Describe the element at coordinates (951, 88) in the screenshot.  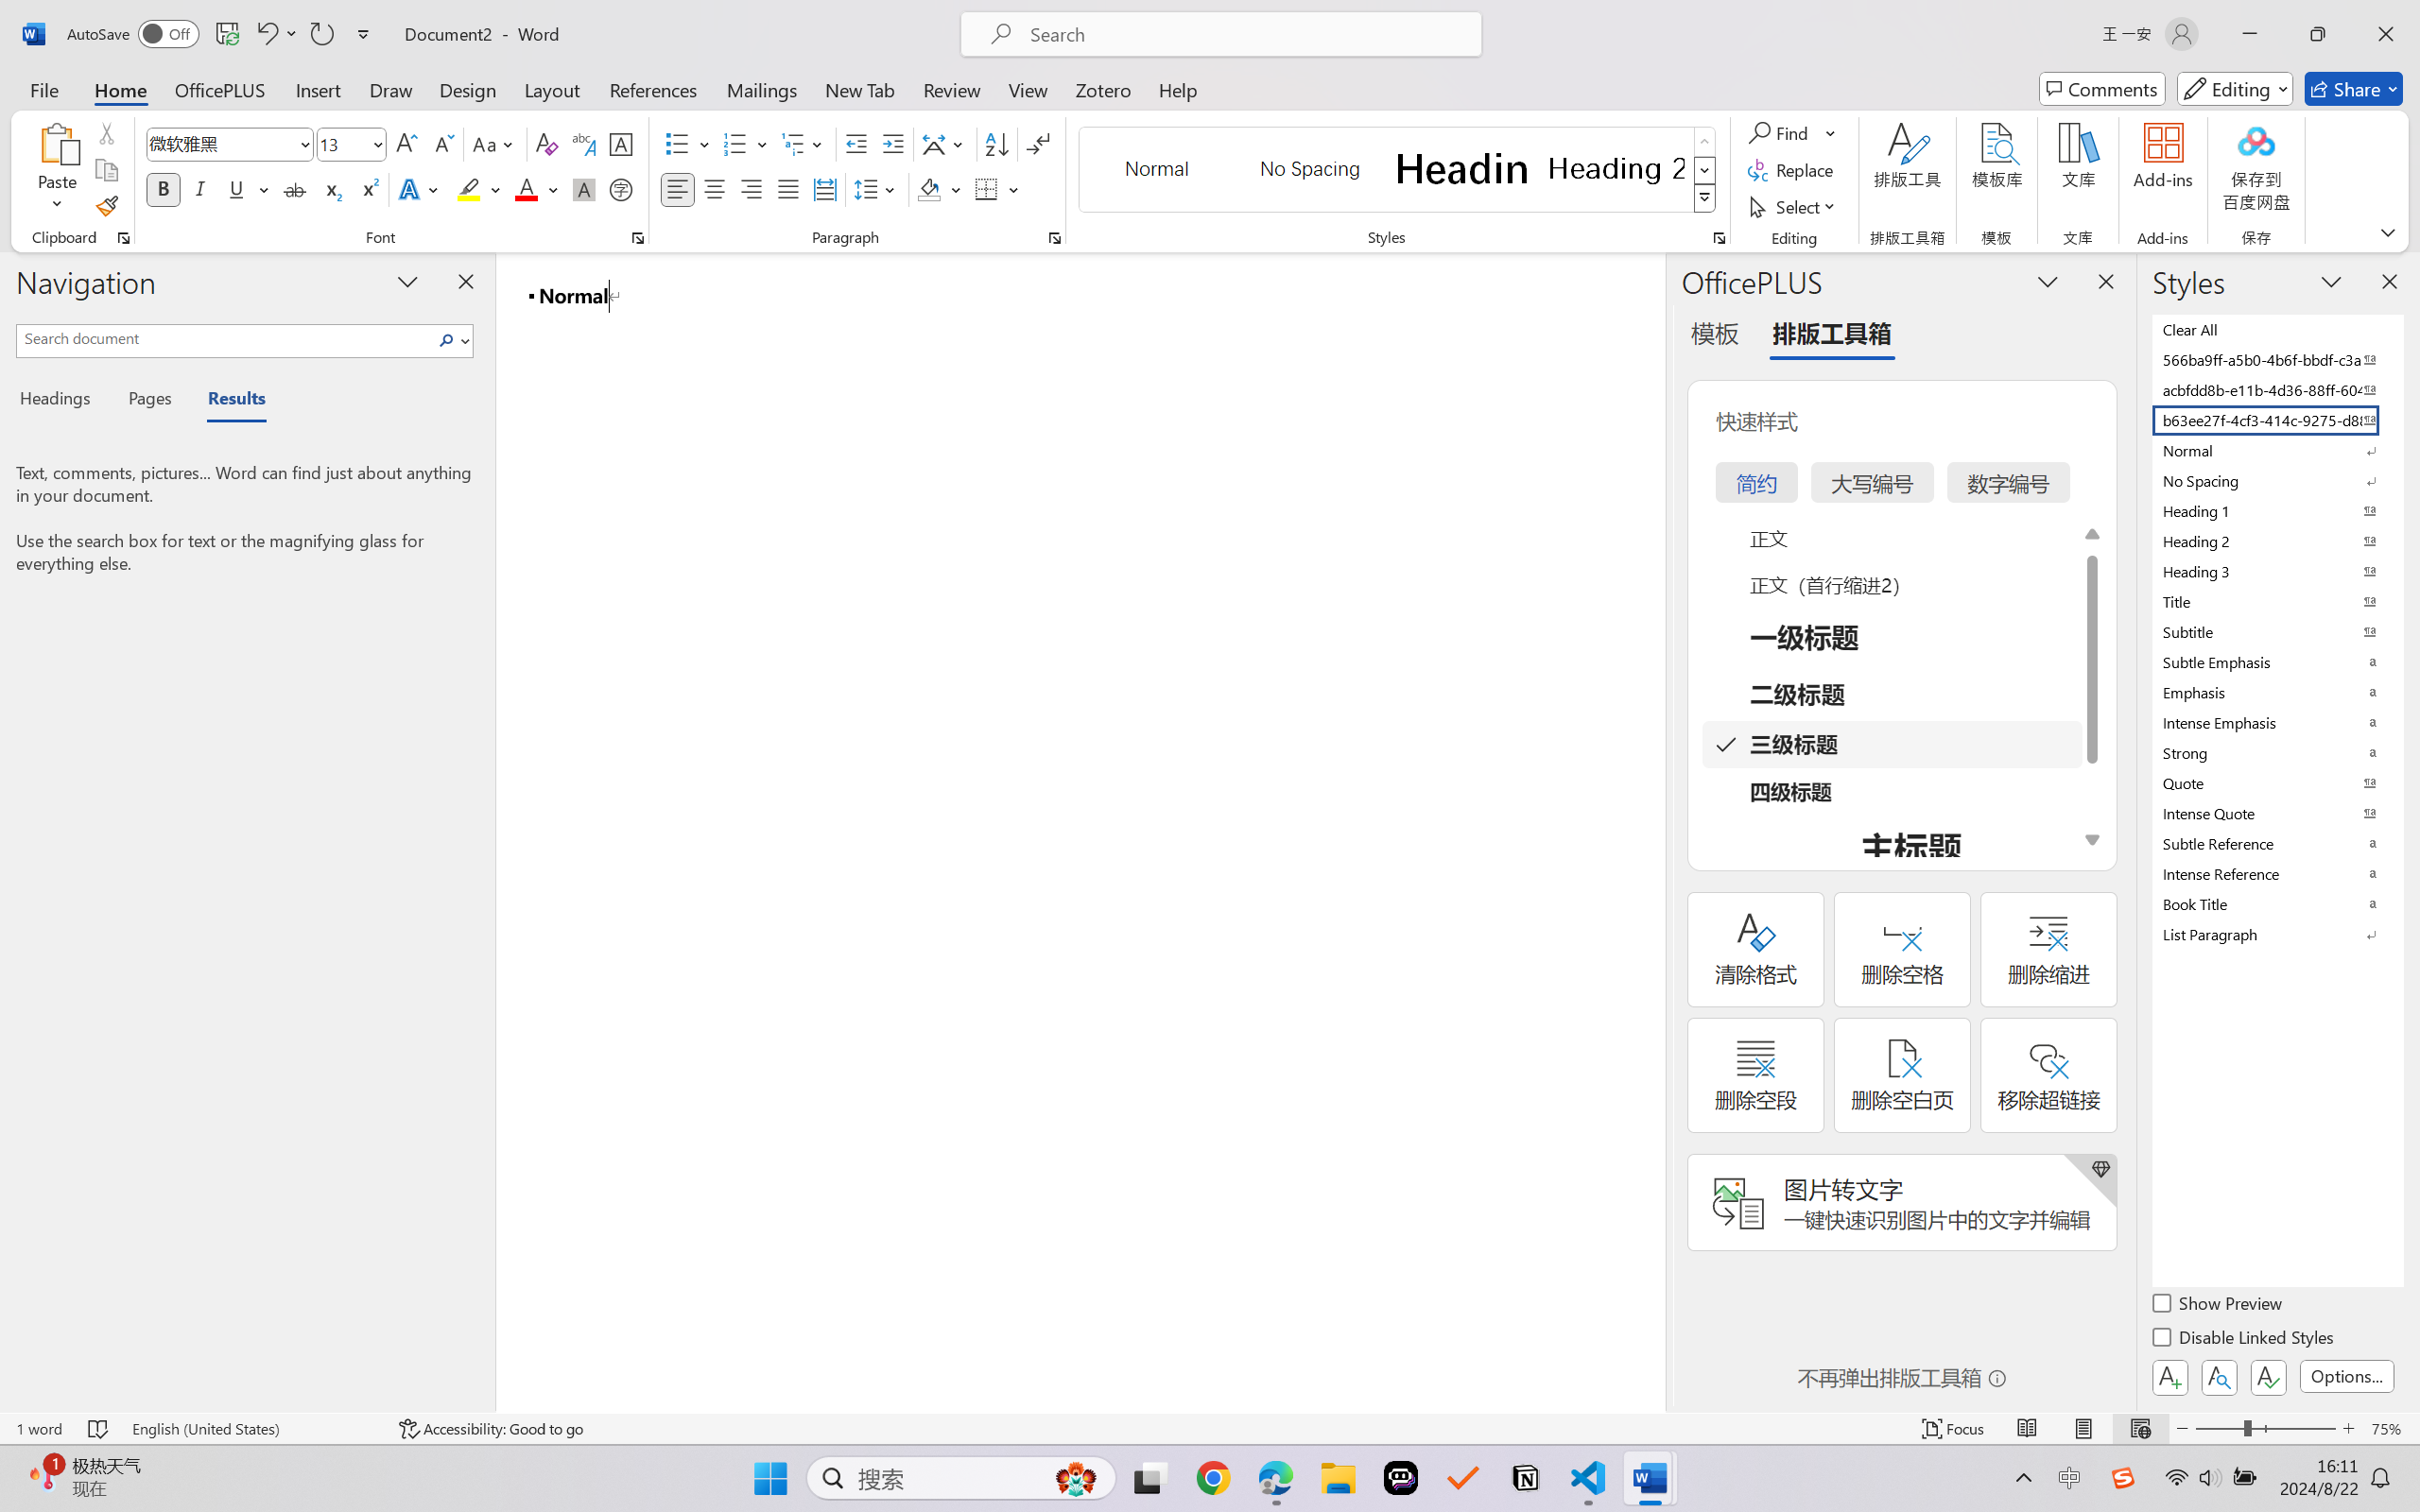
I see `'Review'` at that location.